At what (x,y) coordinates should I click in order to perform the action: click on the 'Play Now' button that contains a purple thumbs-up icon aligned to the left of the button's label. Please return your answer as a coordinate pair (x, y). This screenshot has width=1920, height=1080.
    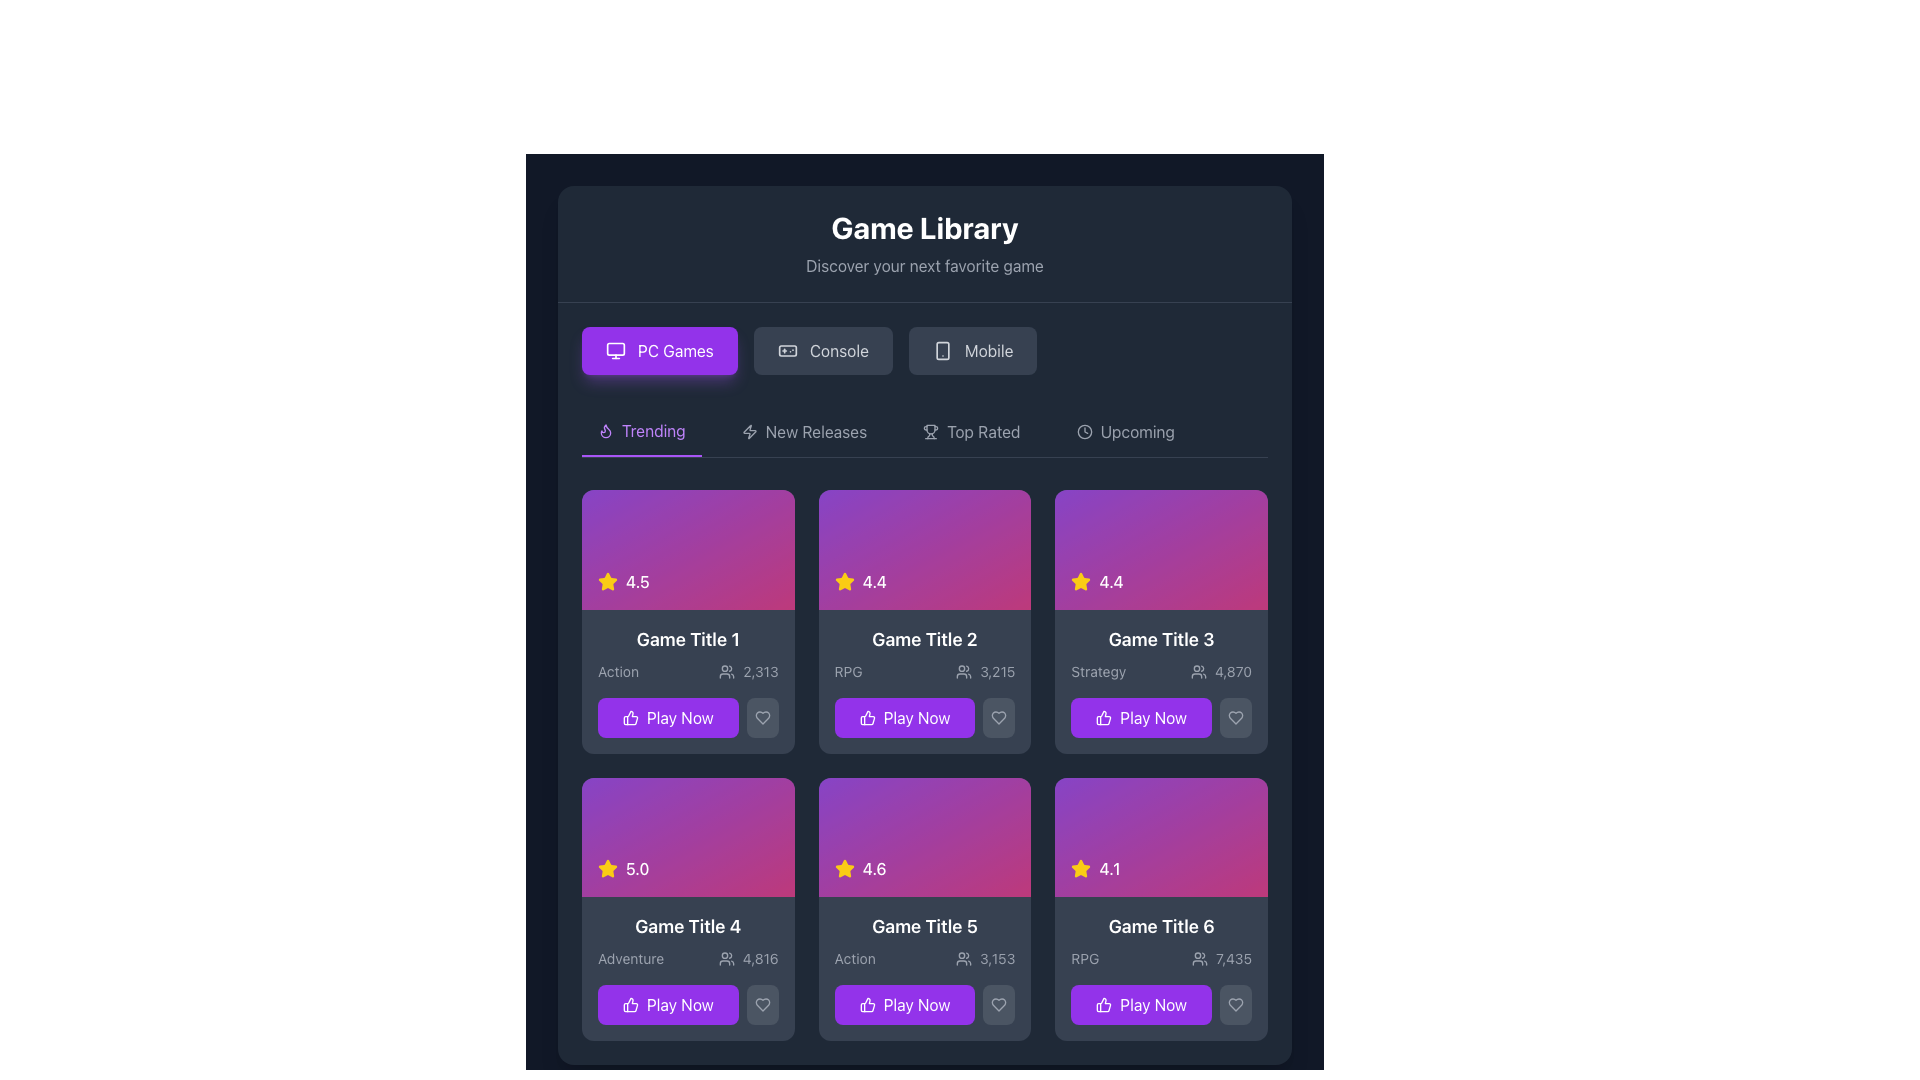
    Looking at the image, I should click on (867, 1005).